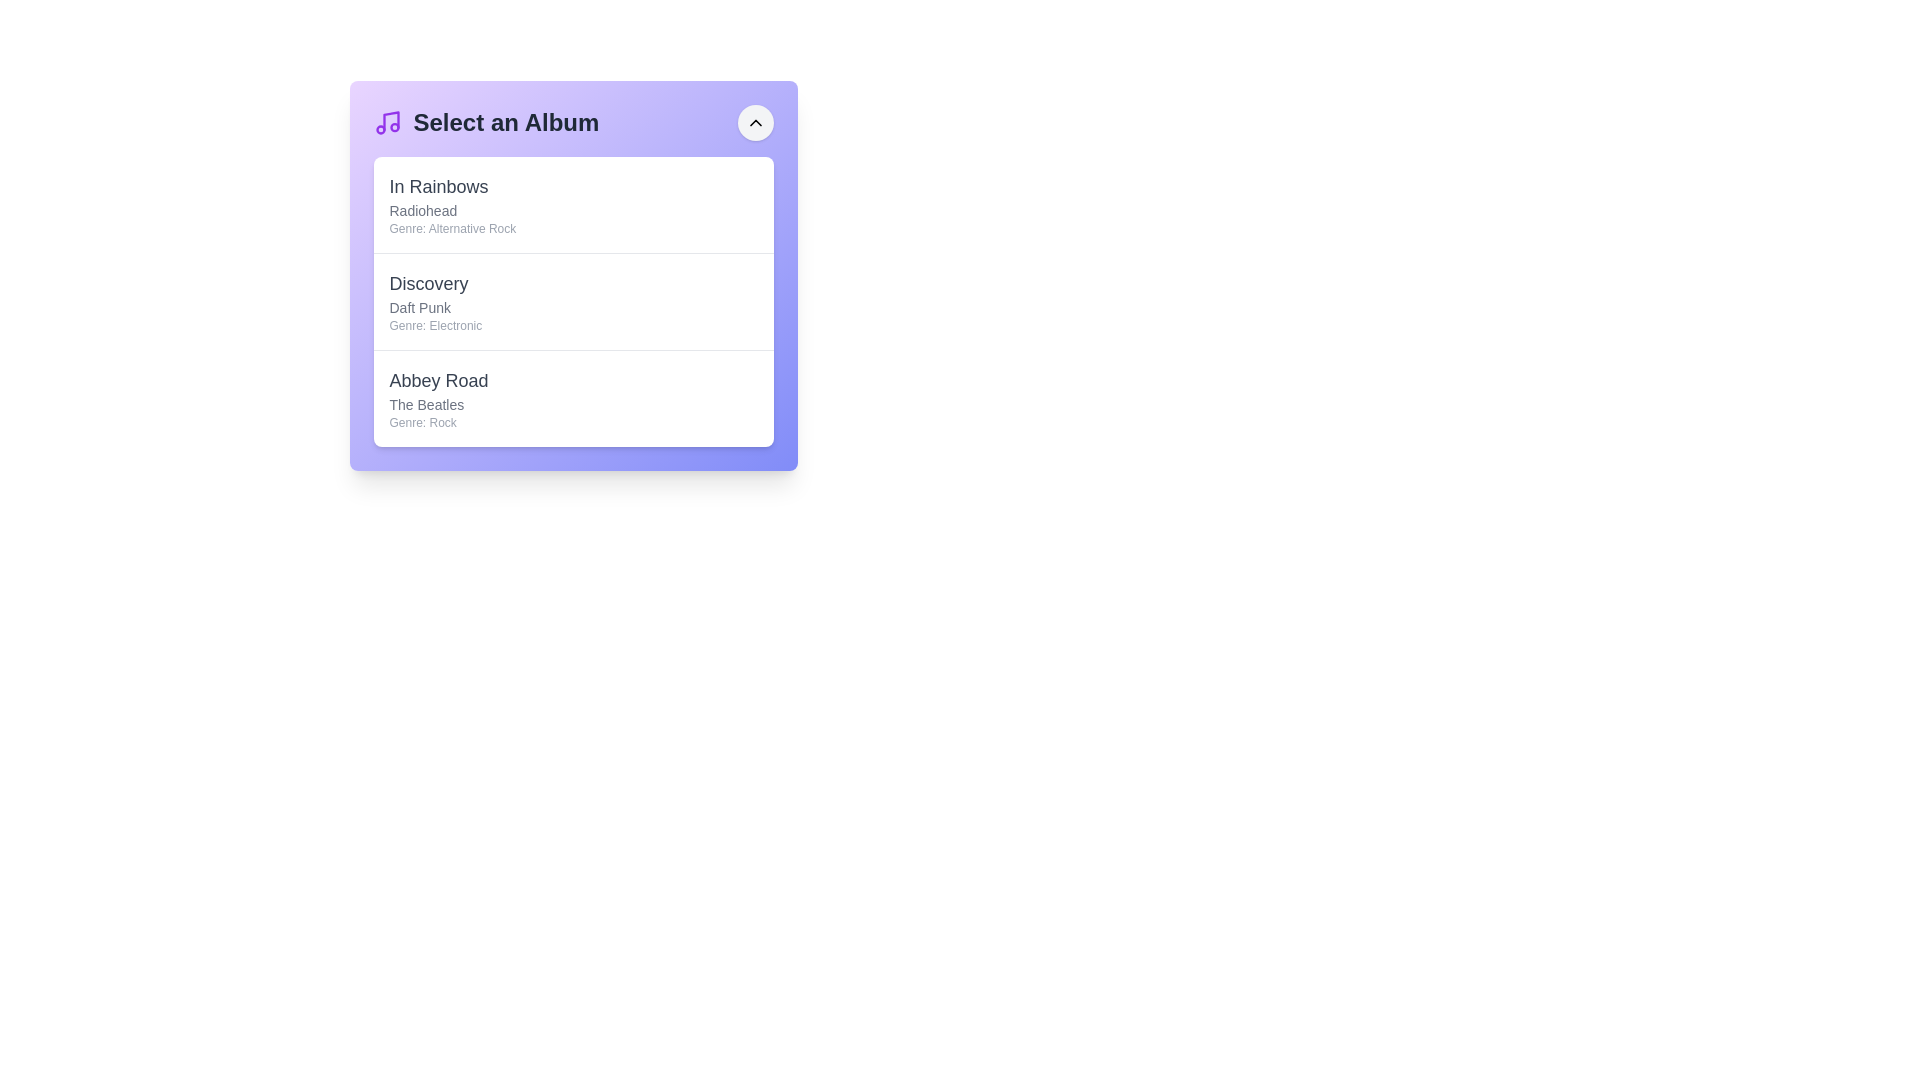 The height and width of the screenshot is (1080, 1920). What do you see at coordinates (754, 123) in the screenshot?
I see `the upward arrow icon (Chevron-Up) located in the top-right corner of the purple panel labeled 'Select an Album', which is within a circular button with a gray background` at bounding box center [754, 123].